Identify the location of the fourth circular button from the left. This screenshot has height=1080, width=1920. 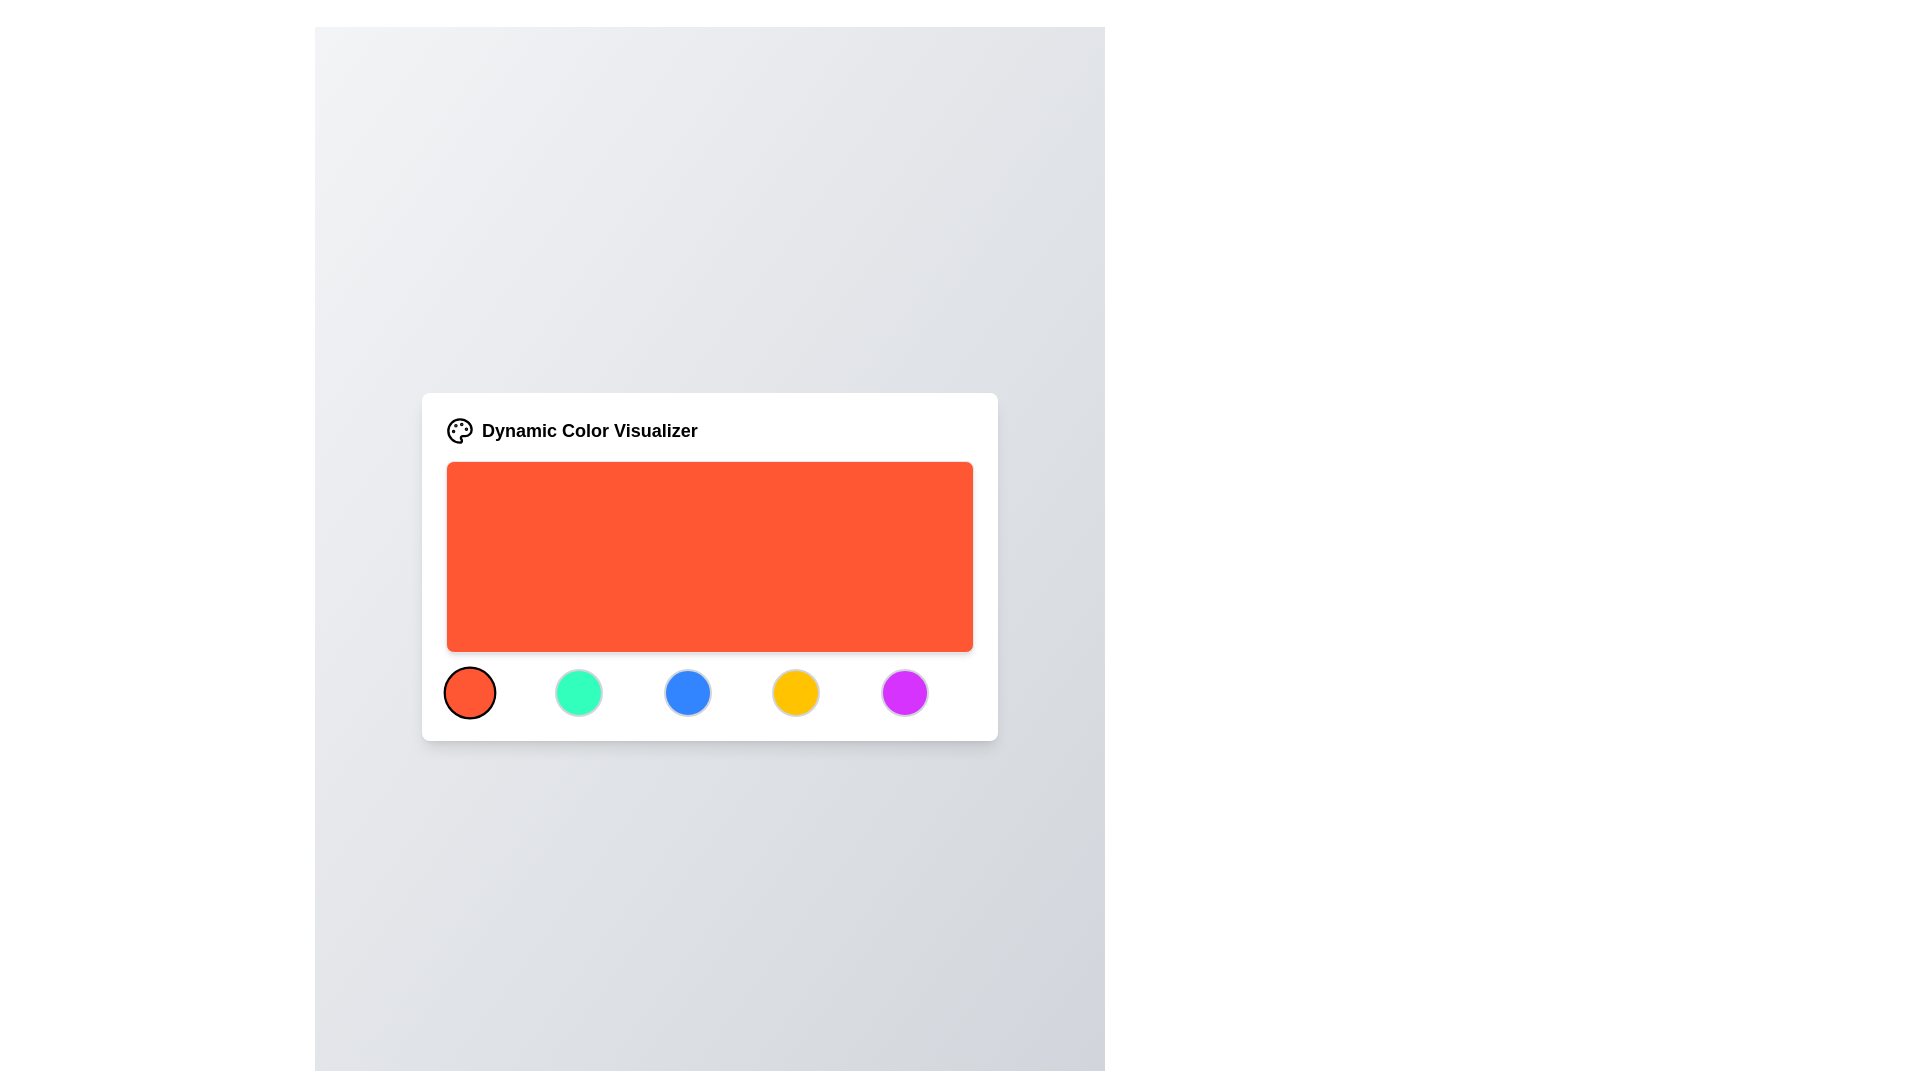
(795, 692).